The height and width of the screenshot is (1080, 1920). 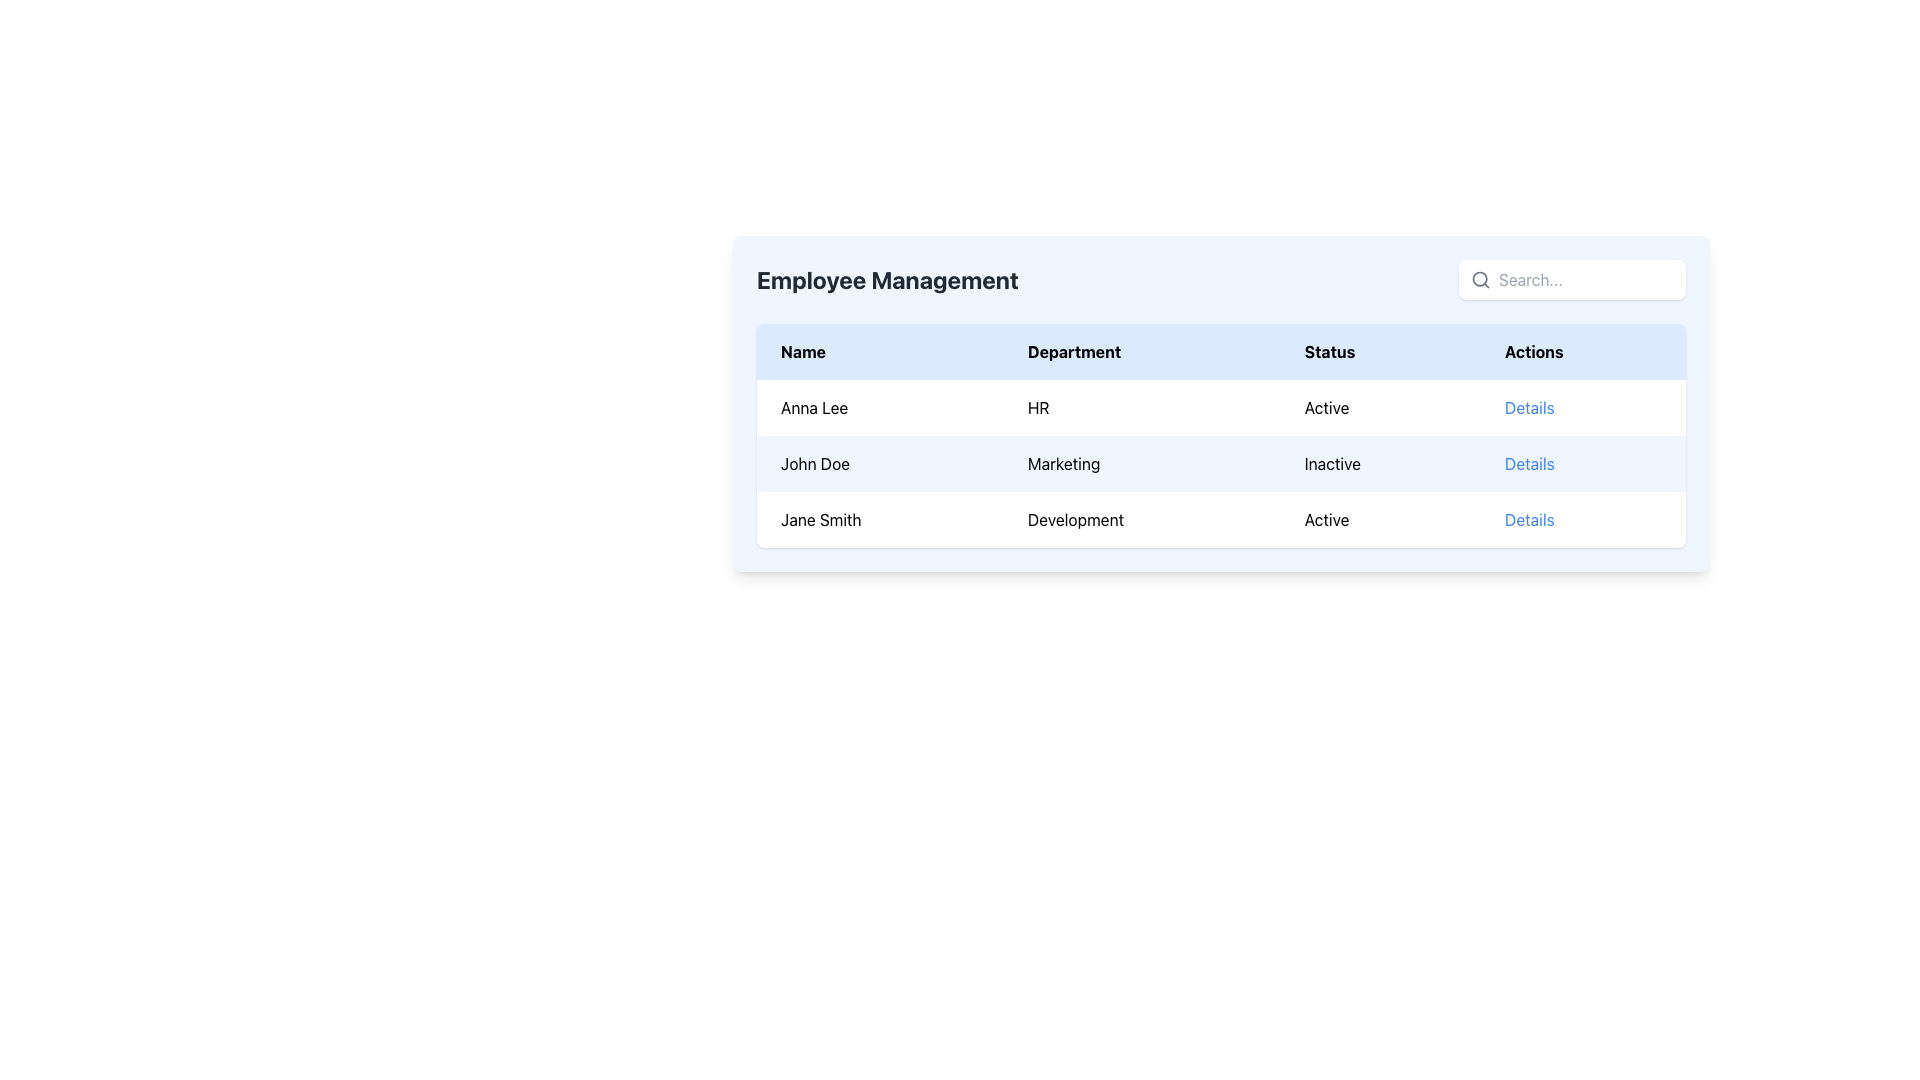 I want to click on the second row in the employee table displaying information about John Doe, which includes the 'Details' link and is highlighted with an alternating background color, so click(x=1220, y=463).